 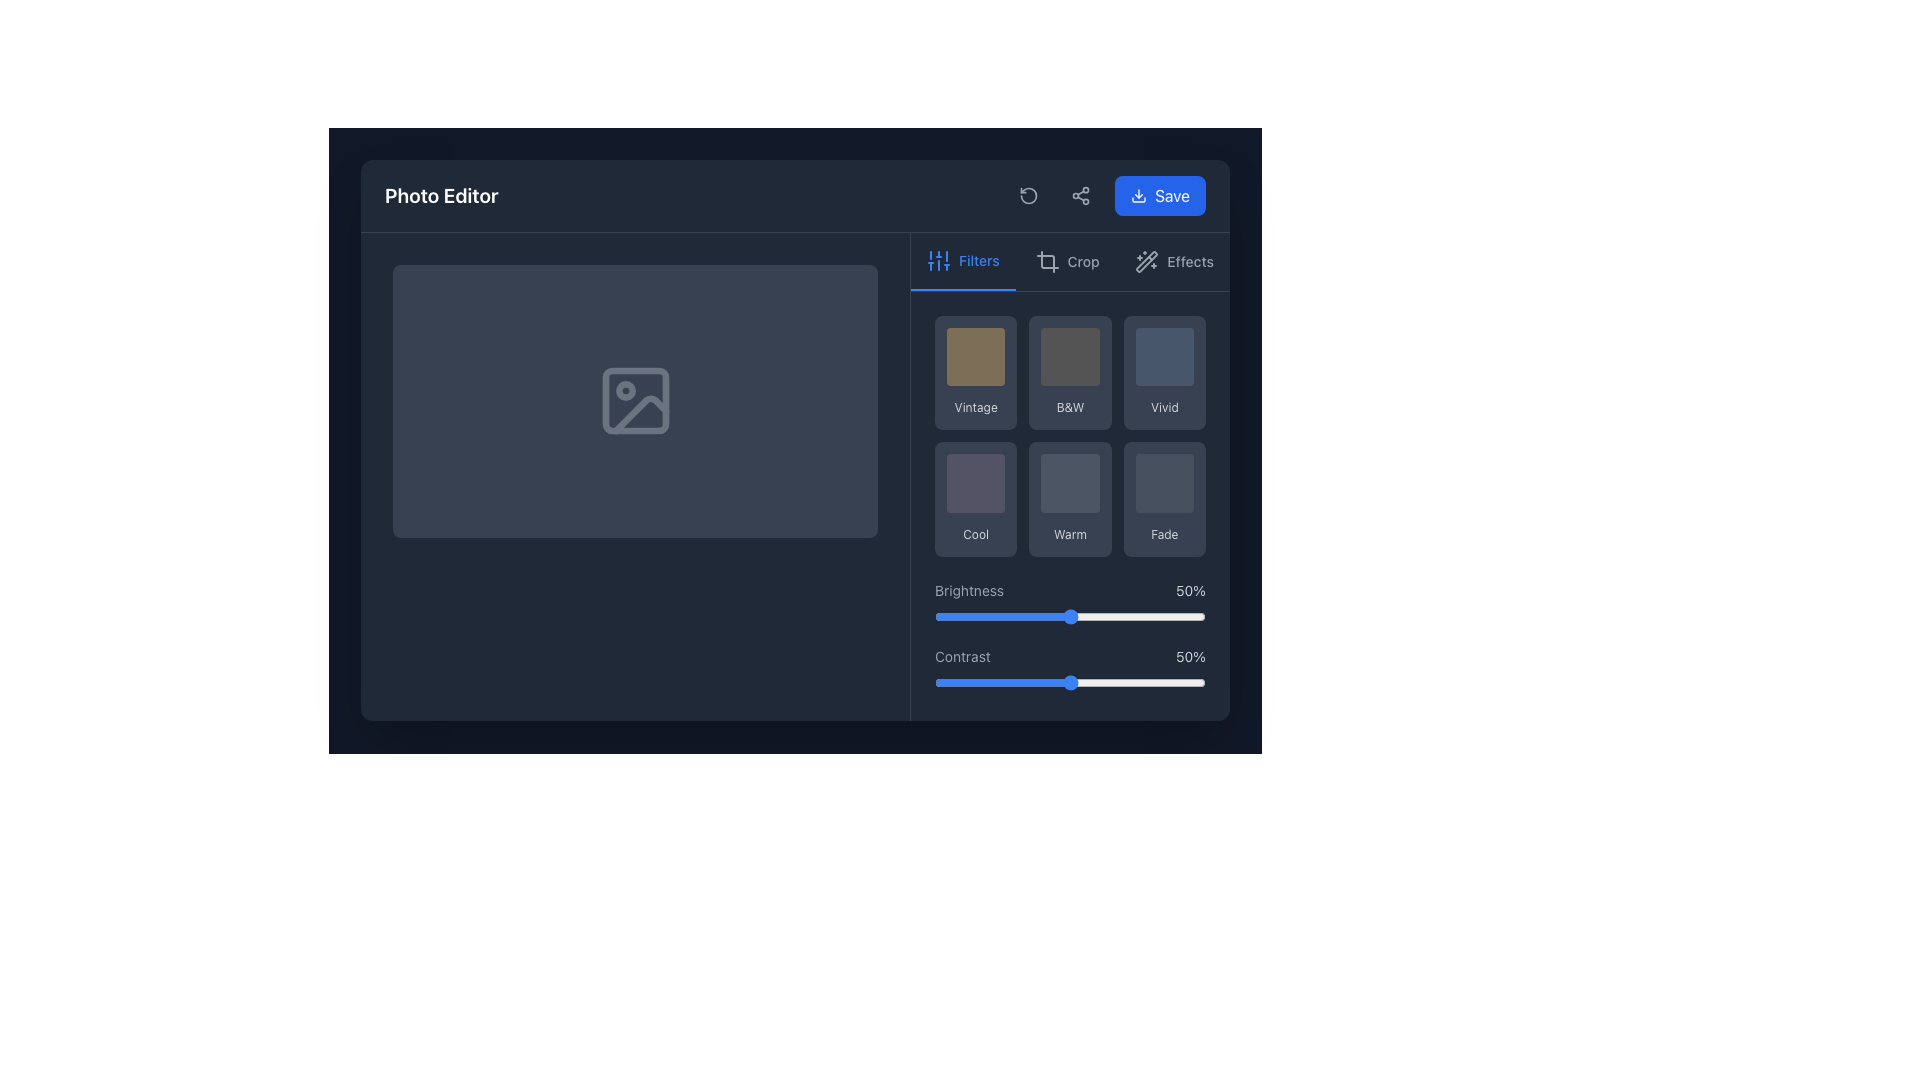 What do you see at coordinates (1197, 615) in the screenshot?
I see `the slider` at bounding box center [1197, 615].